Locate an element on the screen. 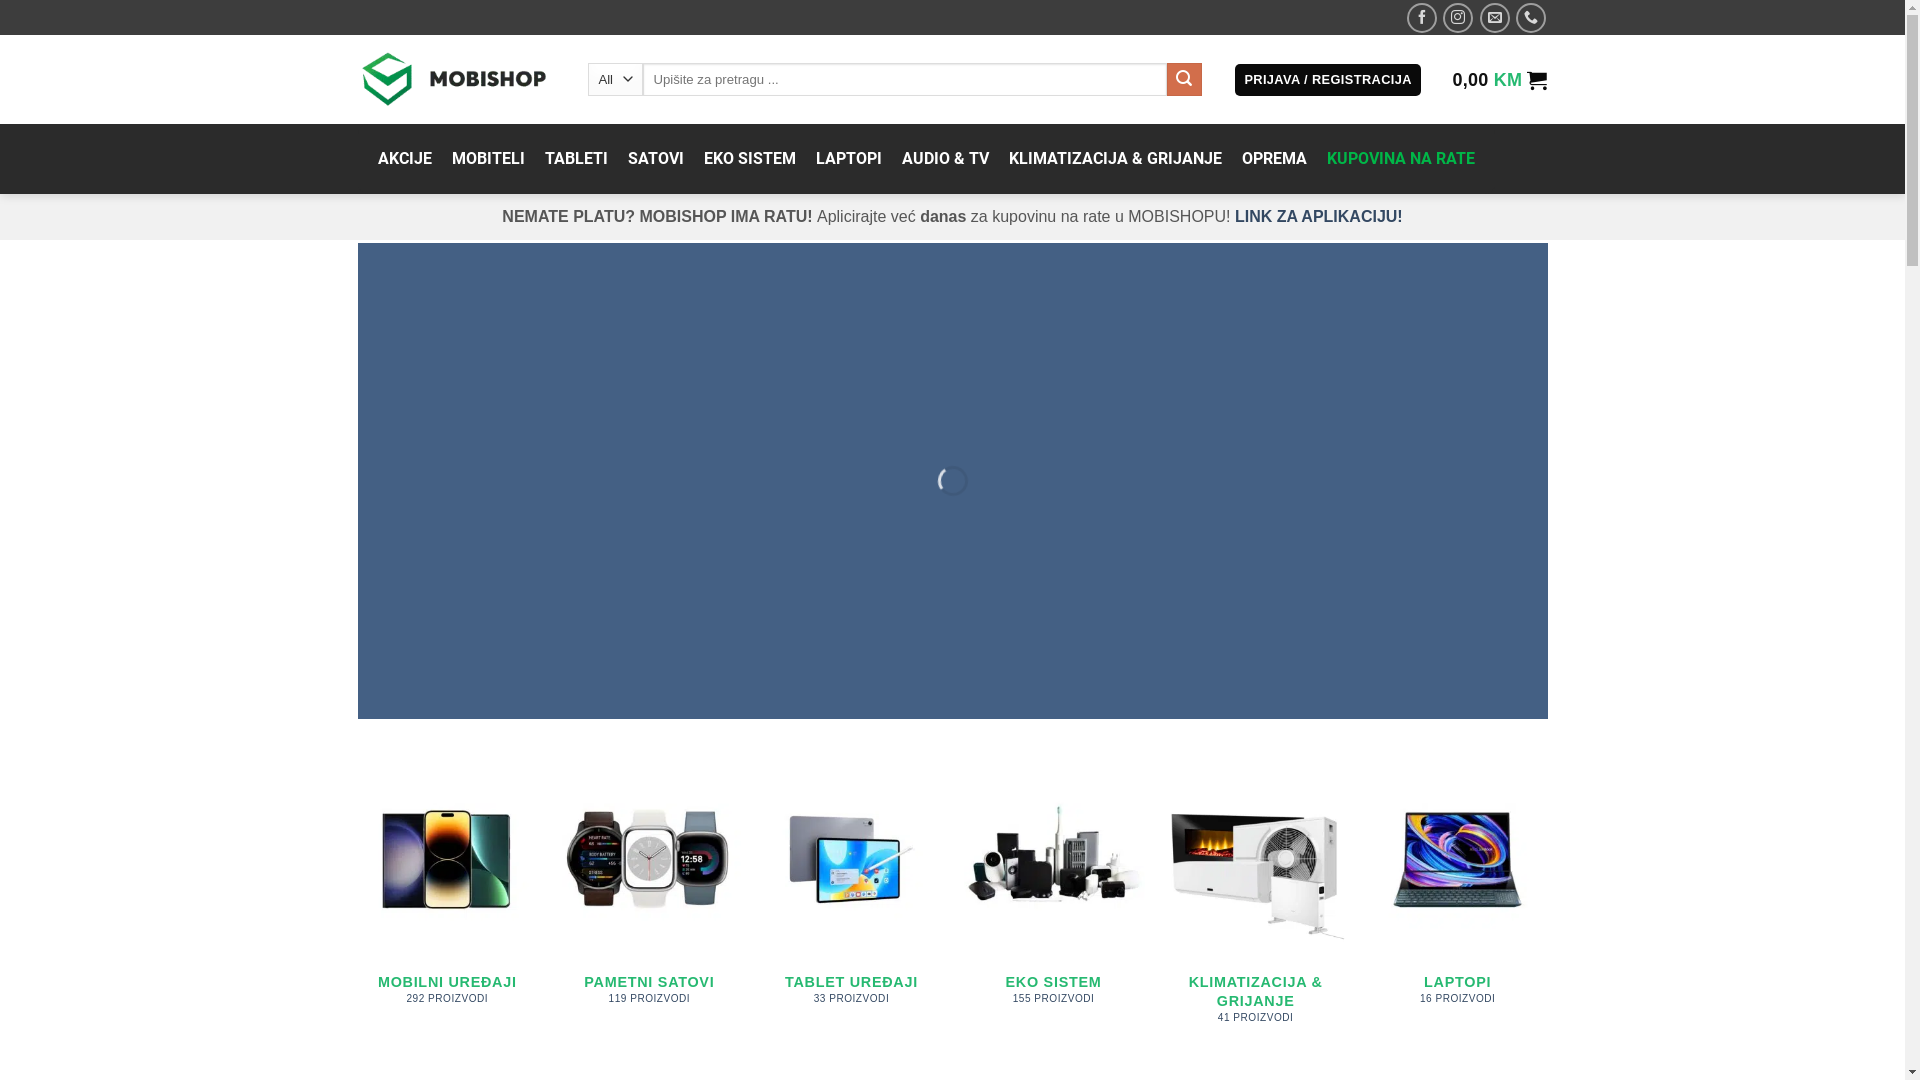 Image resolution: width=1920 pixels, height=1080 pixels. 'Send us an email' is located at coordinates (1494, 16).